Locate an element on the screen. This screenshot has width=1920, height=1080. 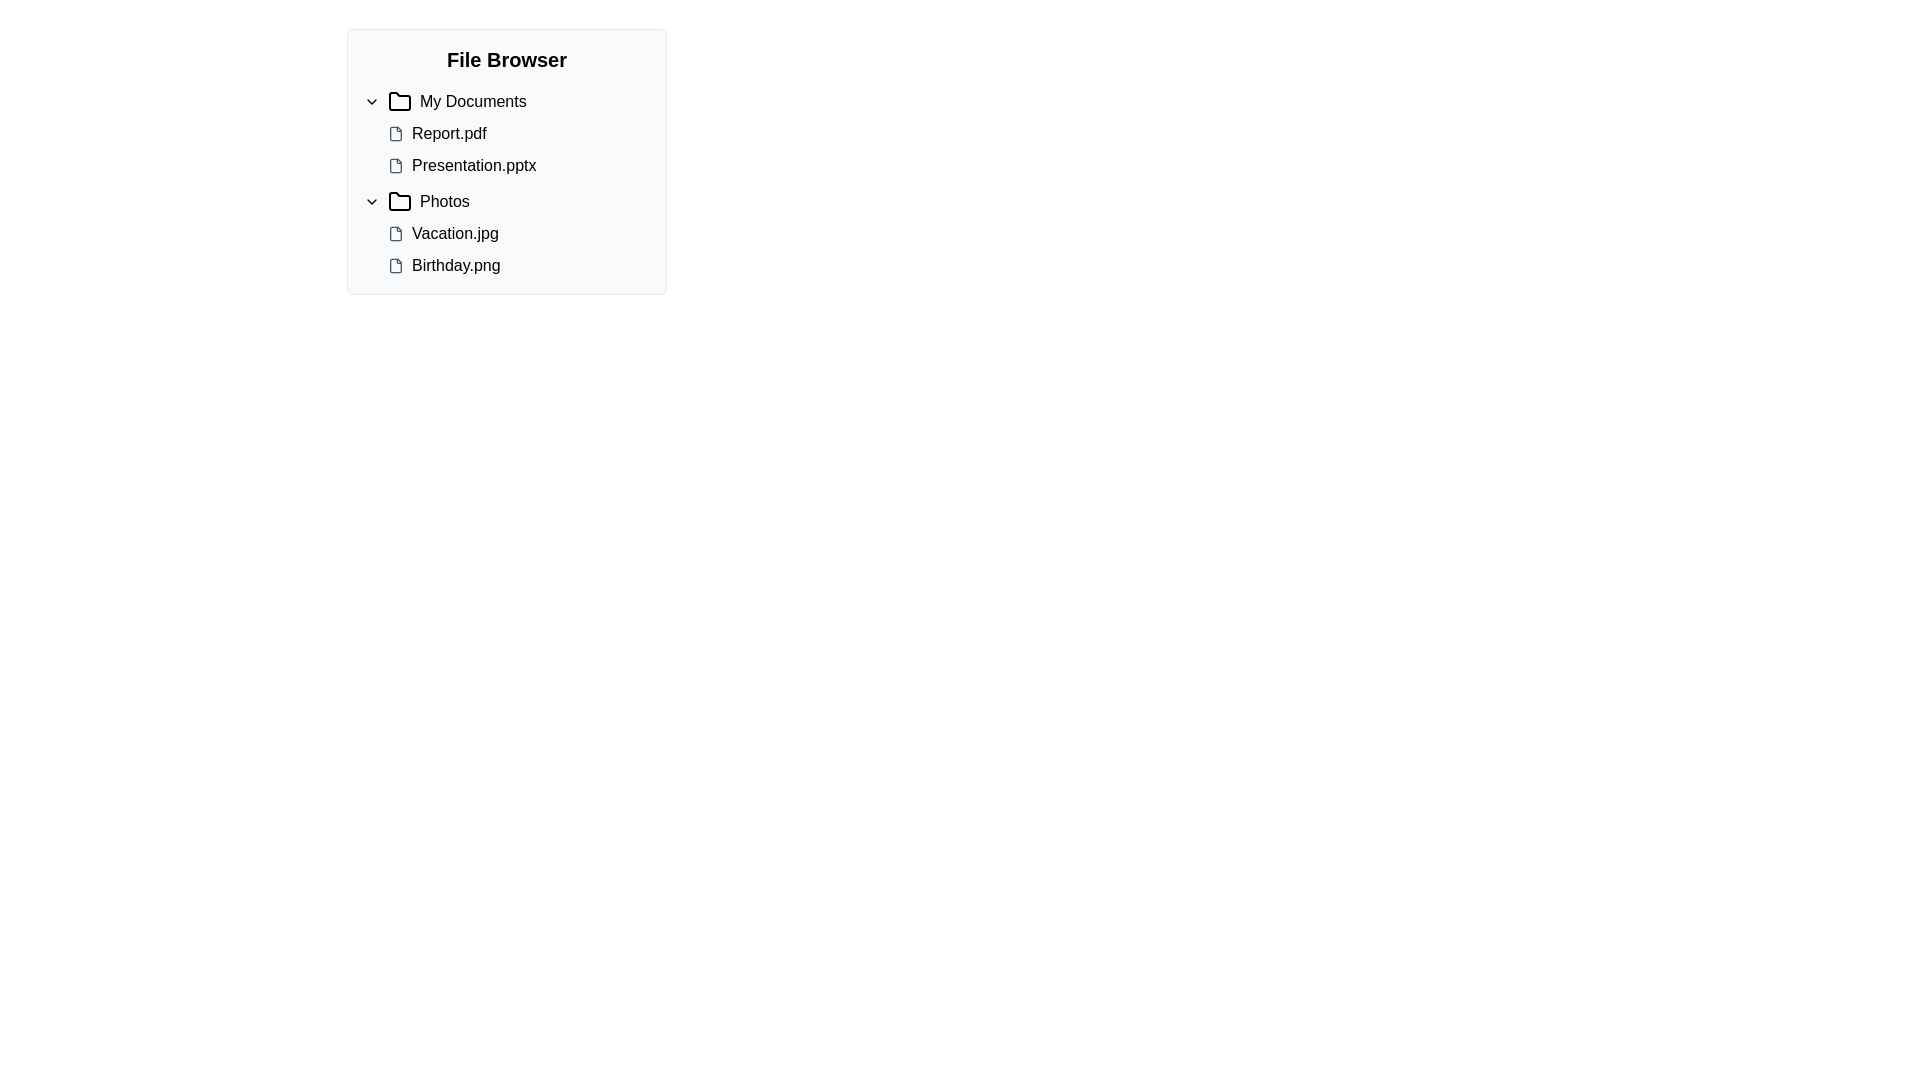
the minimalist file icon for 'Vacation.jpg' is located at coordinates (395, 233).